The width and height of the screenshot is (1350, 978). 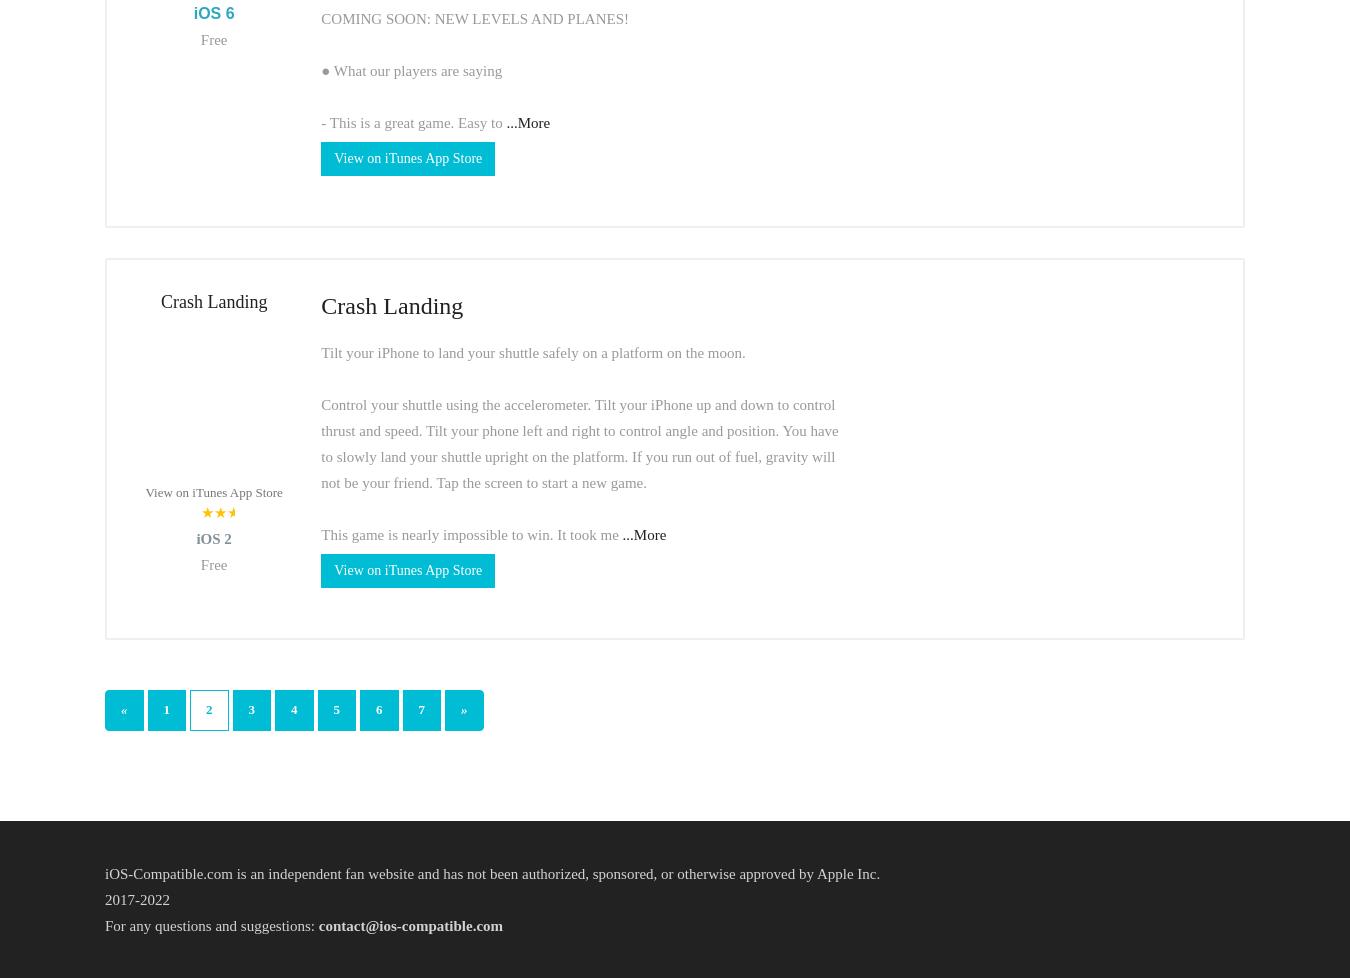 I want to click on 'Tilt your iPhone to land your shuttle safely on a platform on the moon.', so click(x=531, y=350).